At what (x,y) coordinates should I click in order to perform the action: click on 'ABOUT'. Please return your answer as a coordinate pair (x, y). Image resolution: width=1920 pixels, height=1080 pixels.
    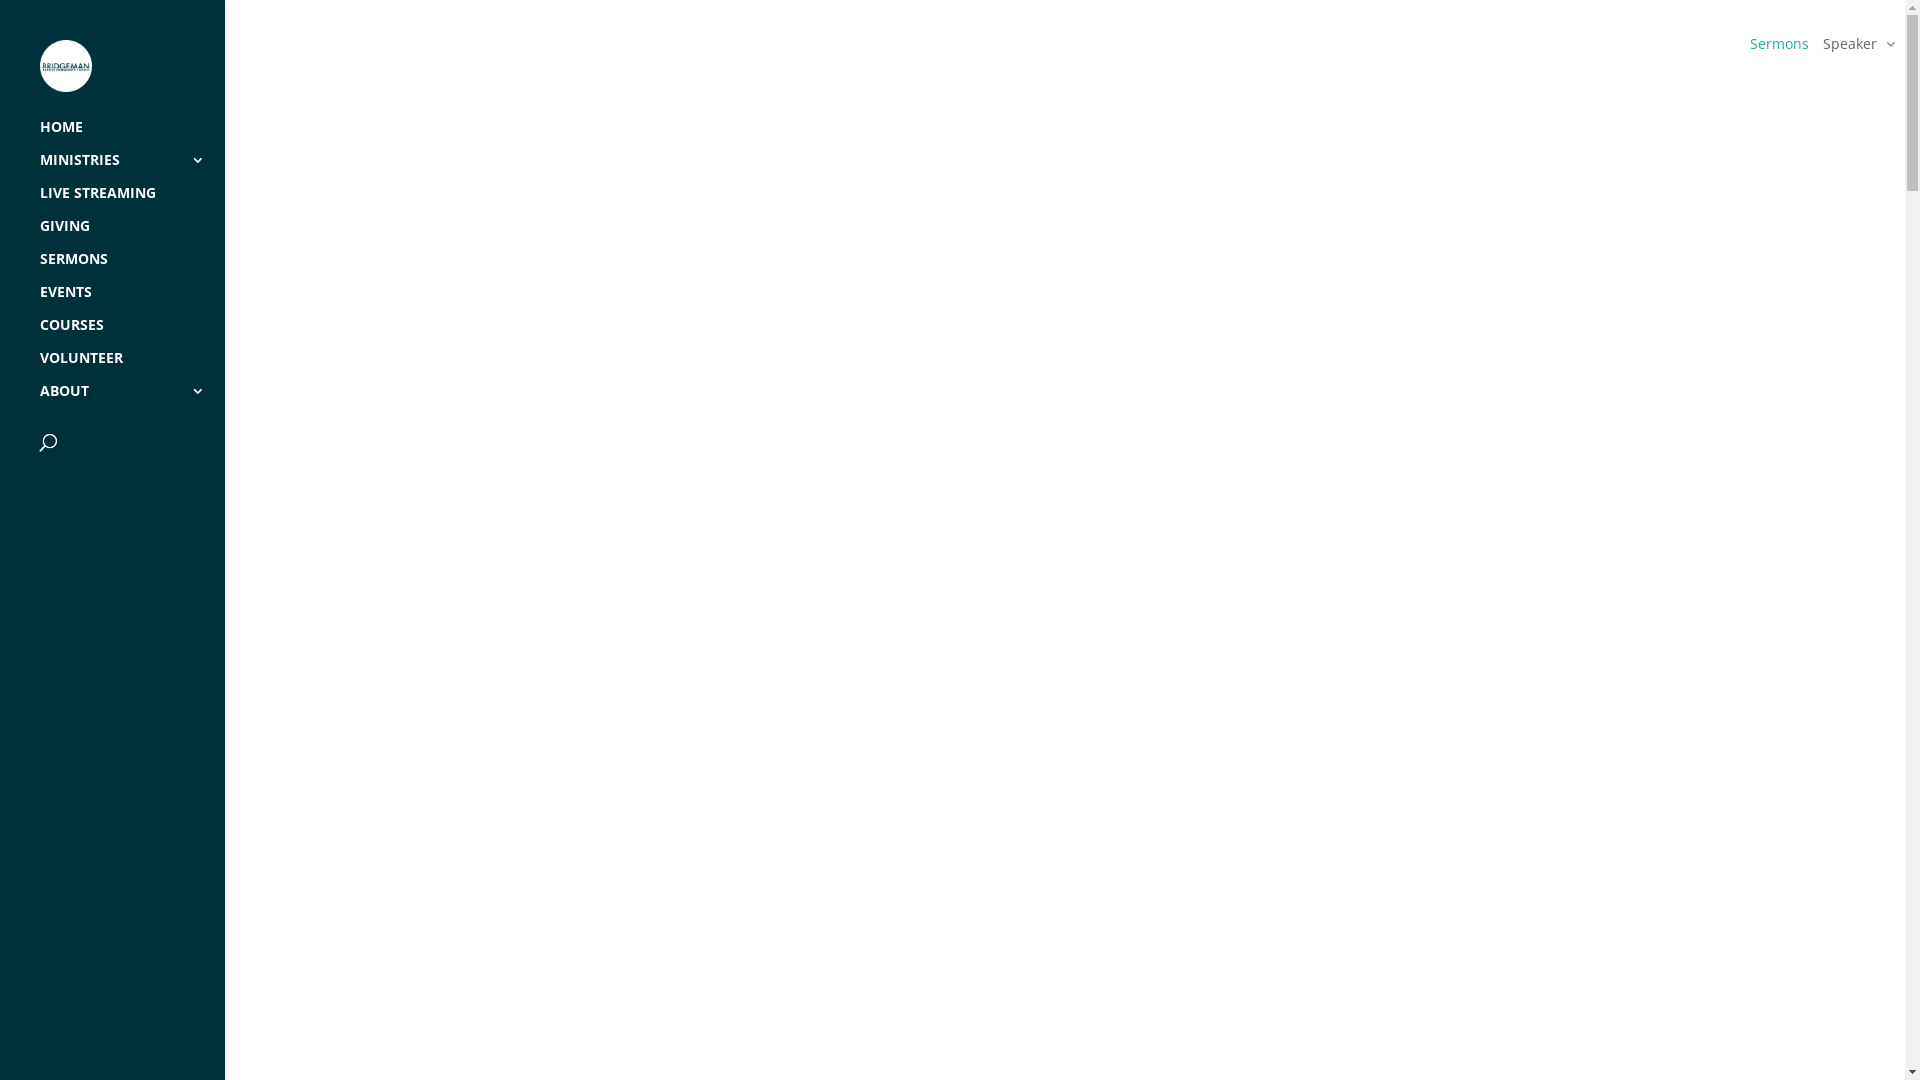
    Looking at the image, I should click on (131, 400).